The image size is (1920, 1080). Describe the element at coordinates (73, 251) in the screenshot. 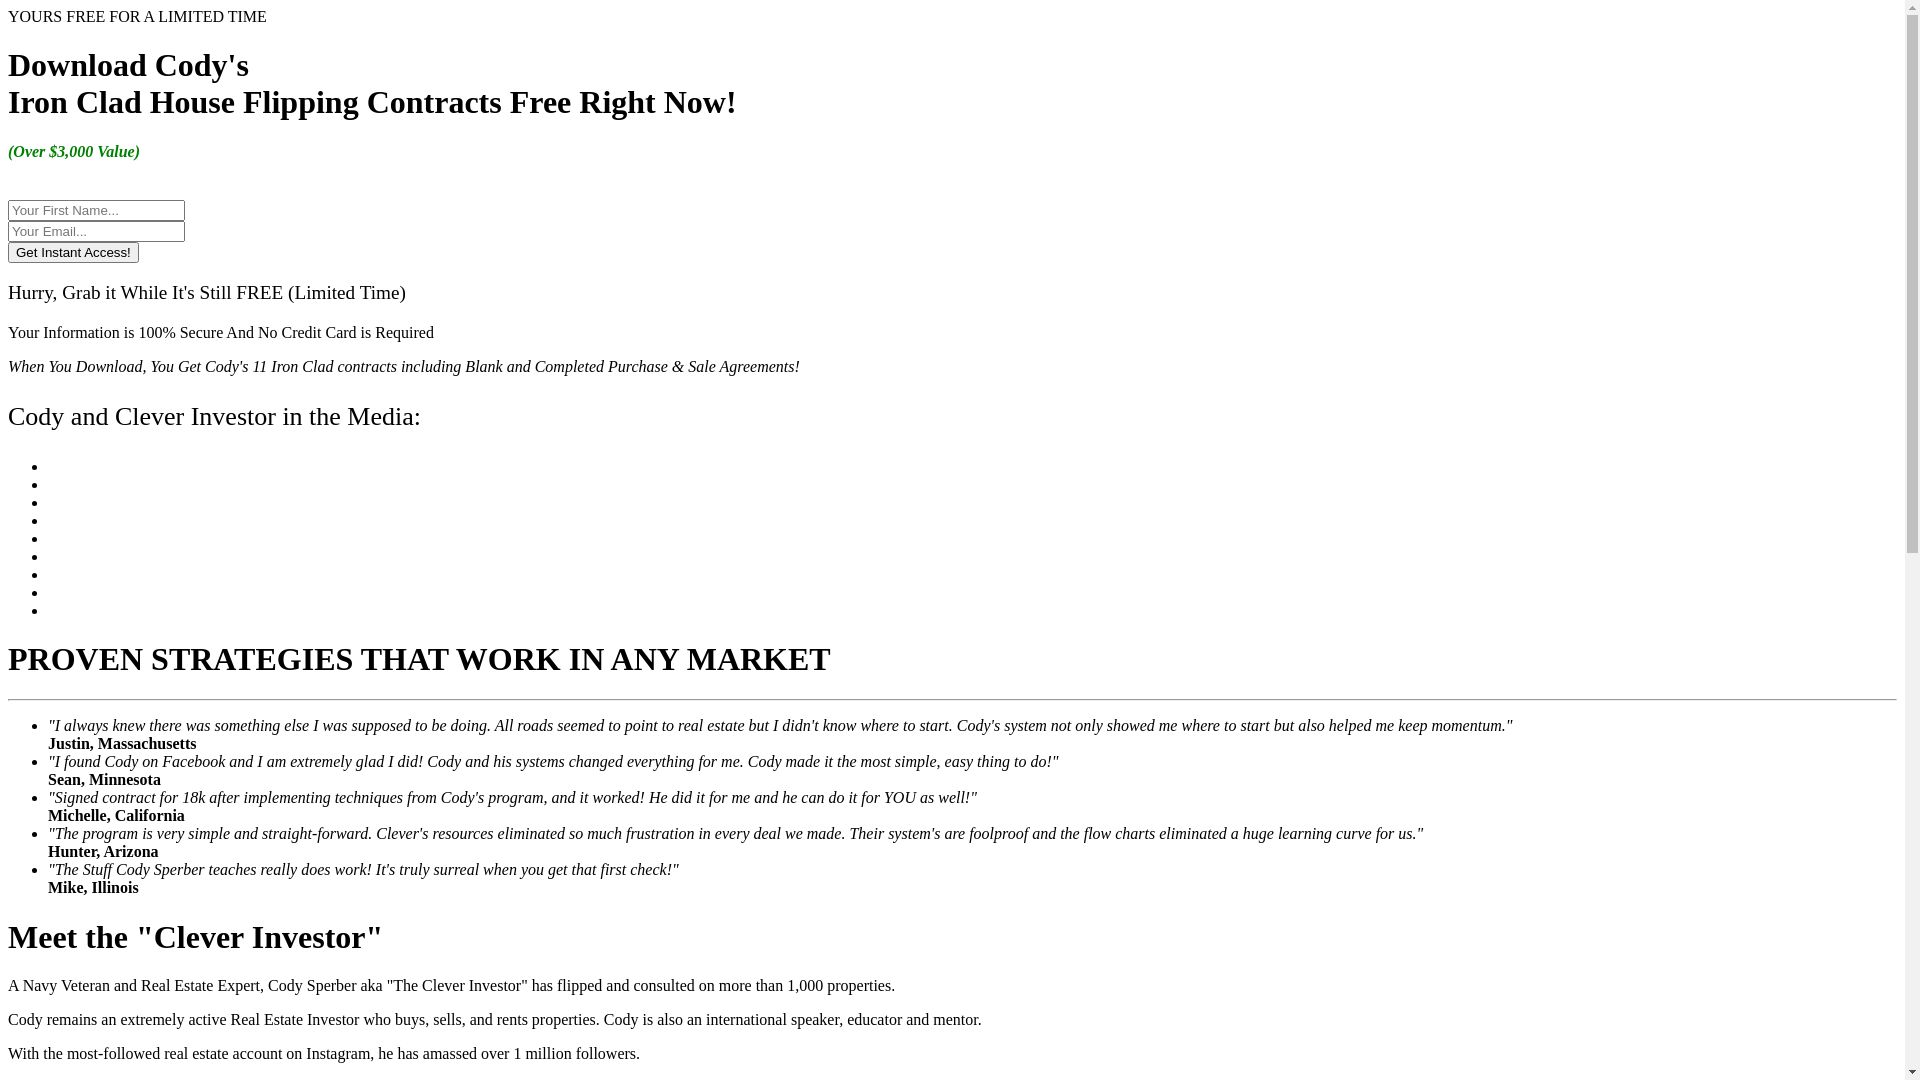

I see `'Get Instant Access!'` at that location.